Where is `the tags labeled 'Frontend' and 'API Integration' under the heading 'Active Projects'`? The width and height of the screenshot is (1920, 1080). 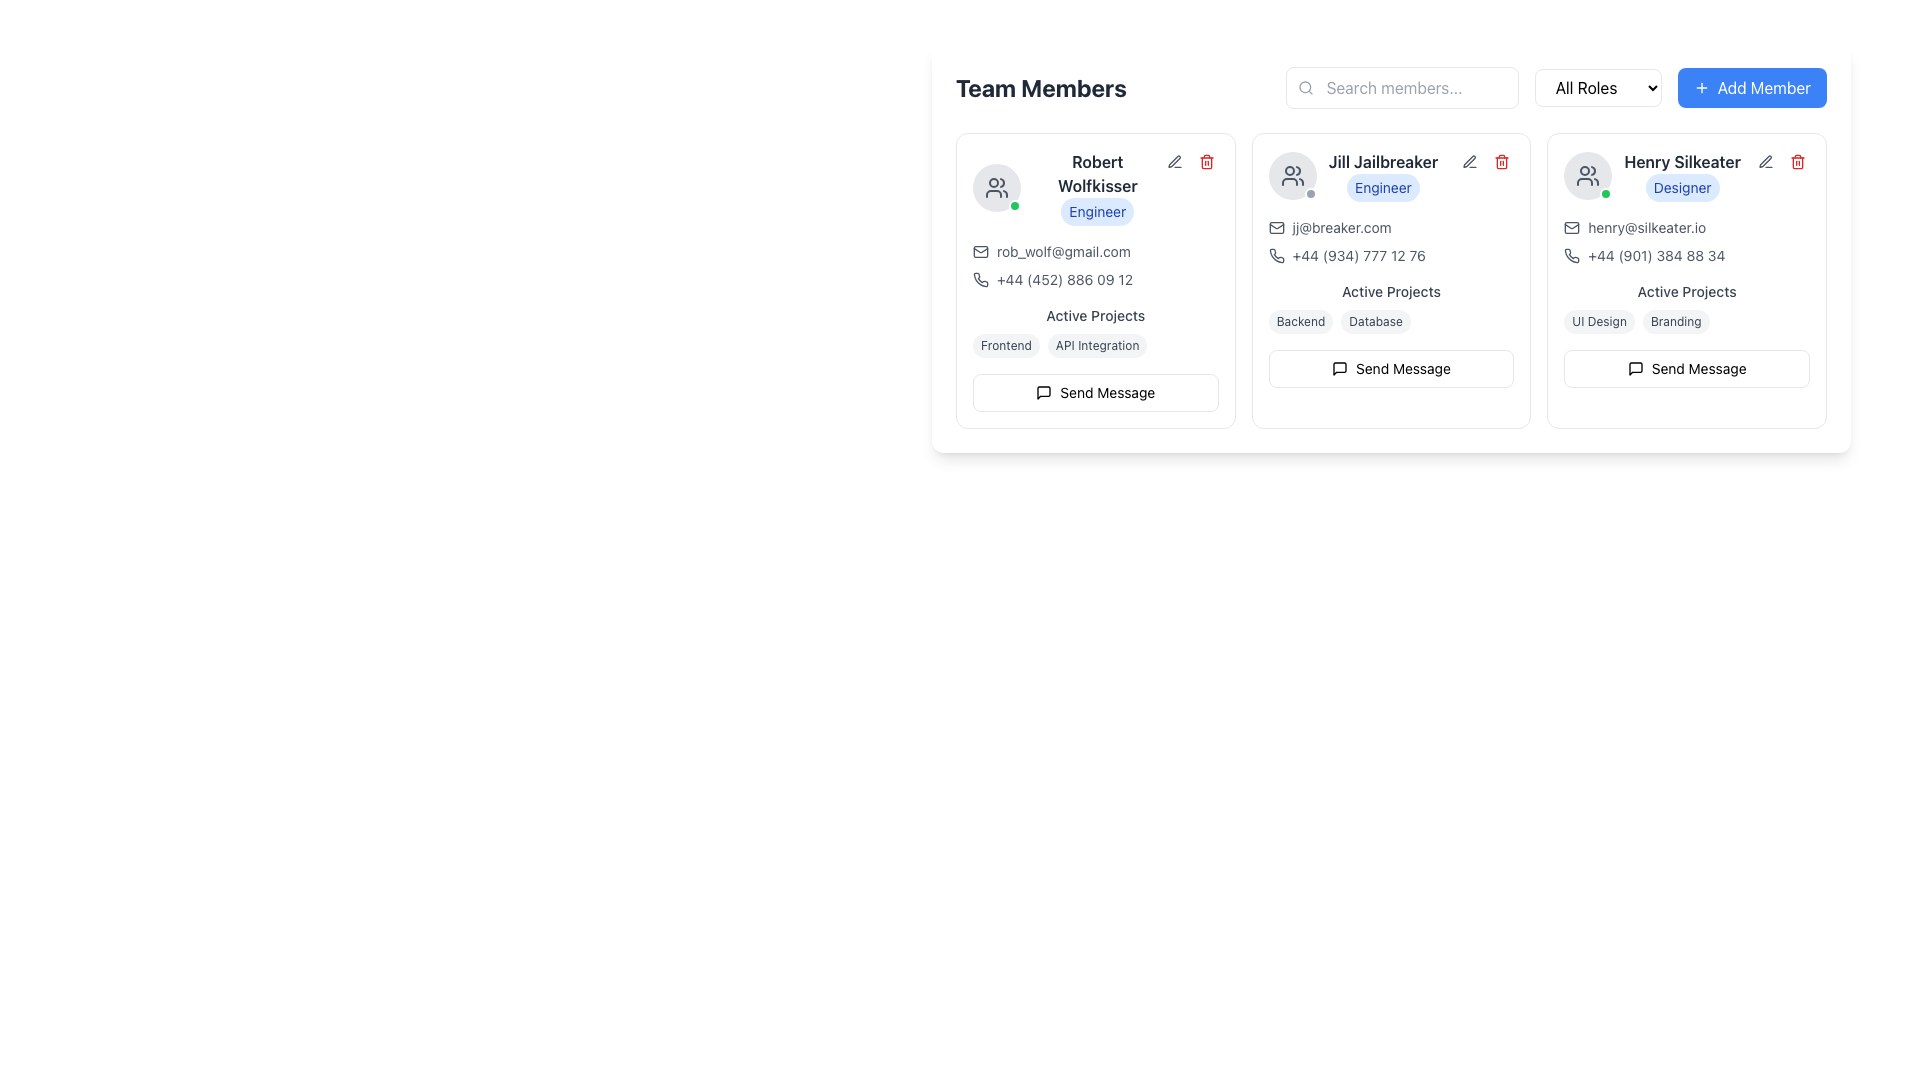 the tags labeled 'Frontend' and 'API Integration' under the heading 'Active Projects' is located at coordinates (1094, 330).